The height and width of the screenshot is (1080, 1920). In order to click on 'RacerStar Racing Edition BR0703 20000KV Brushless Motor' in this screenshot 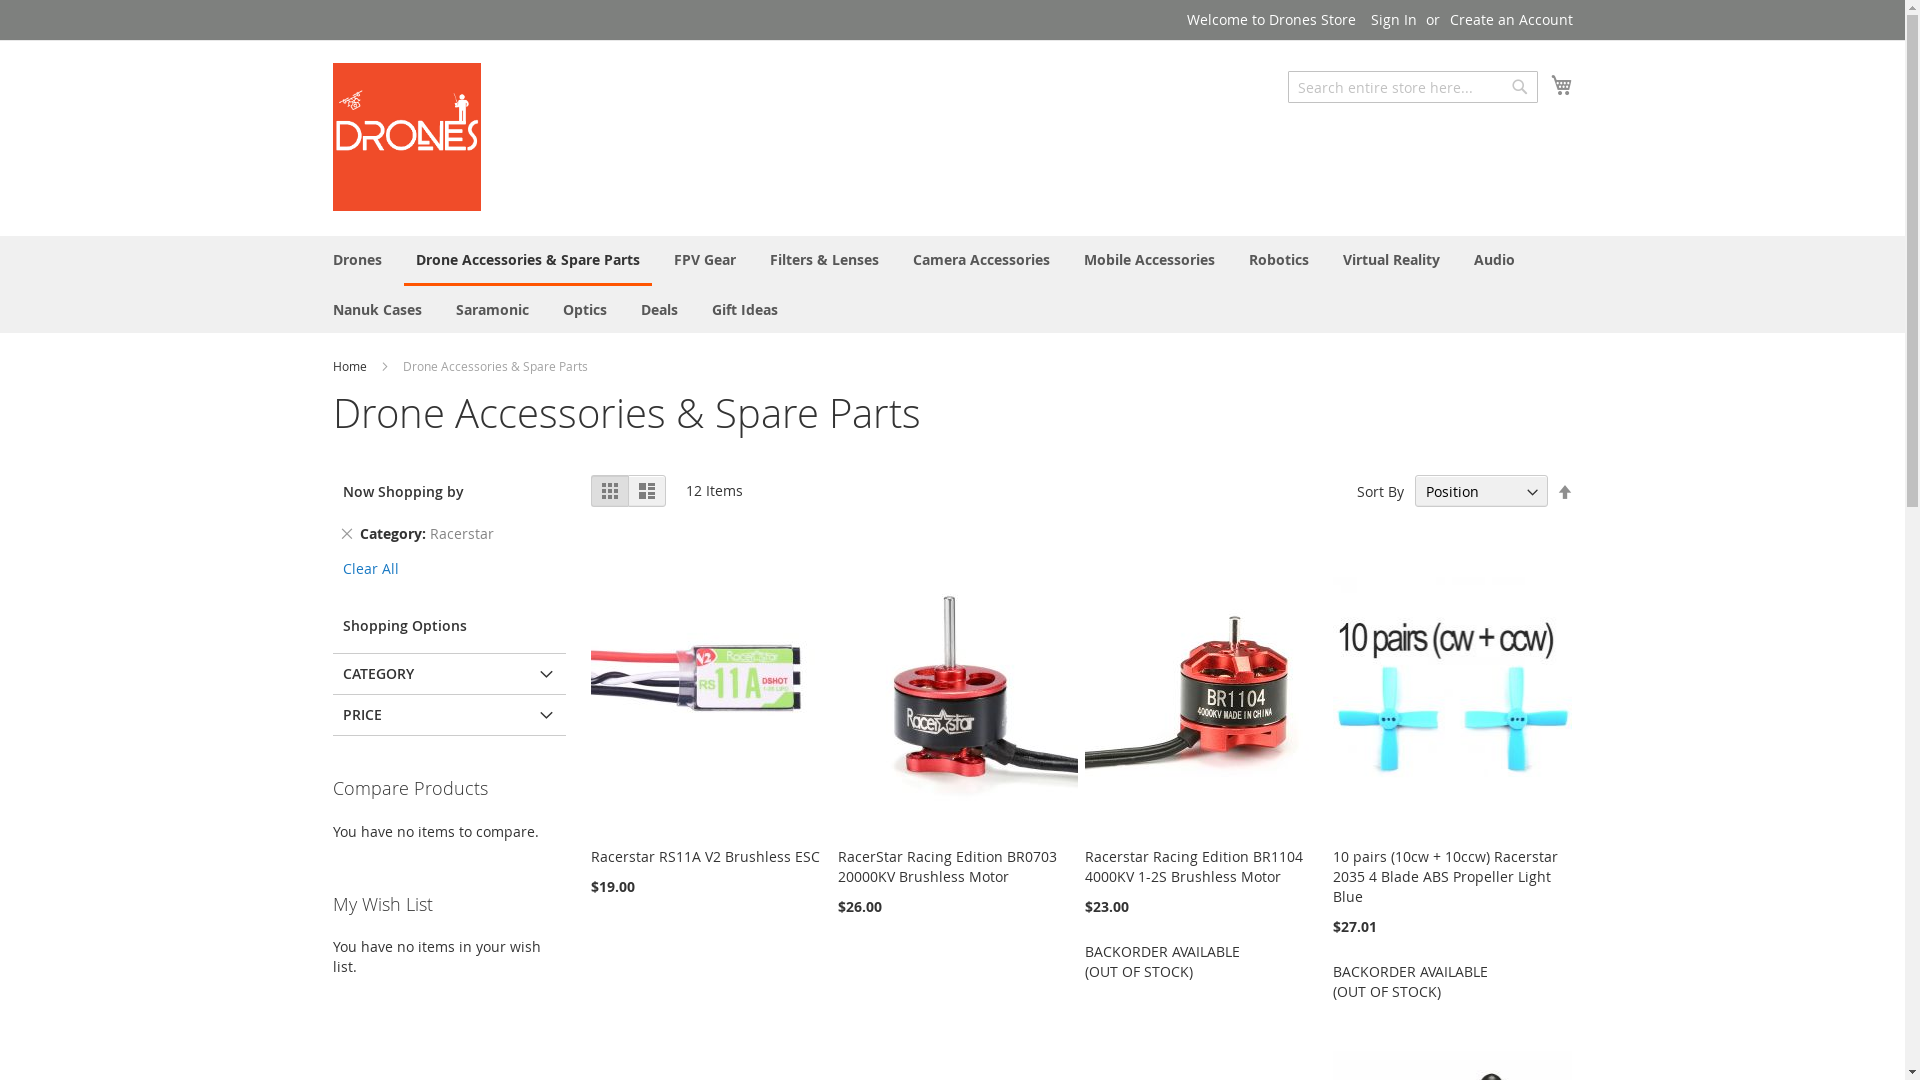, I will do `click(946, 865)`.